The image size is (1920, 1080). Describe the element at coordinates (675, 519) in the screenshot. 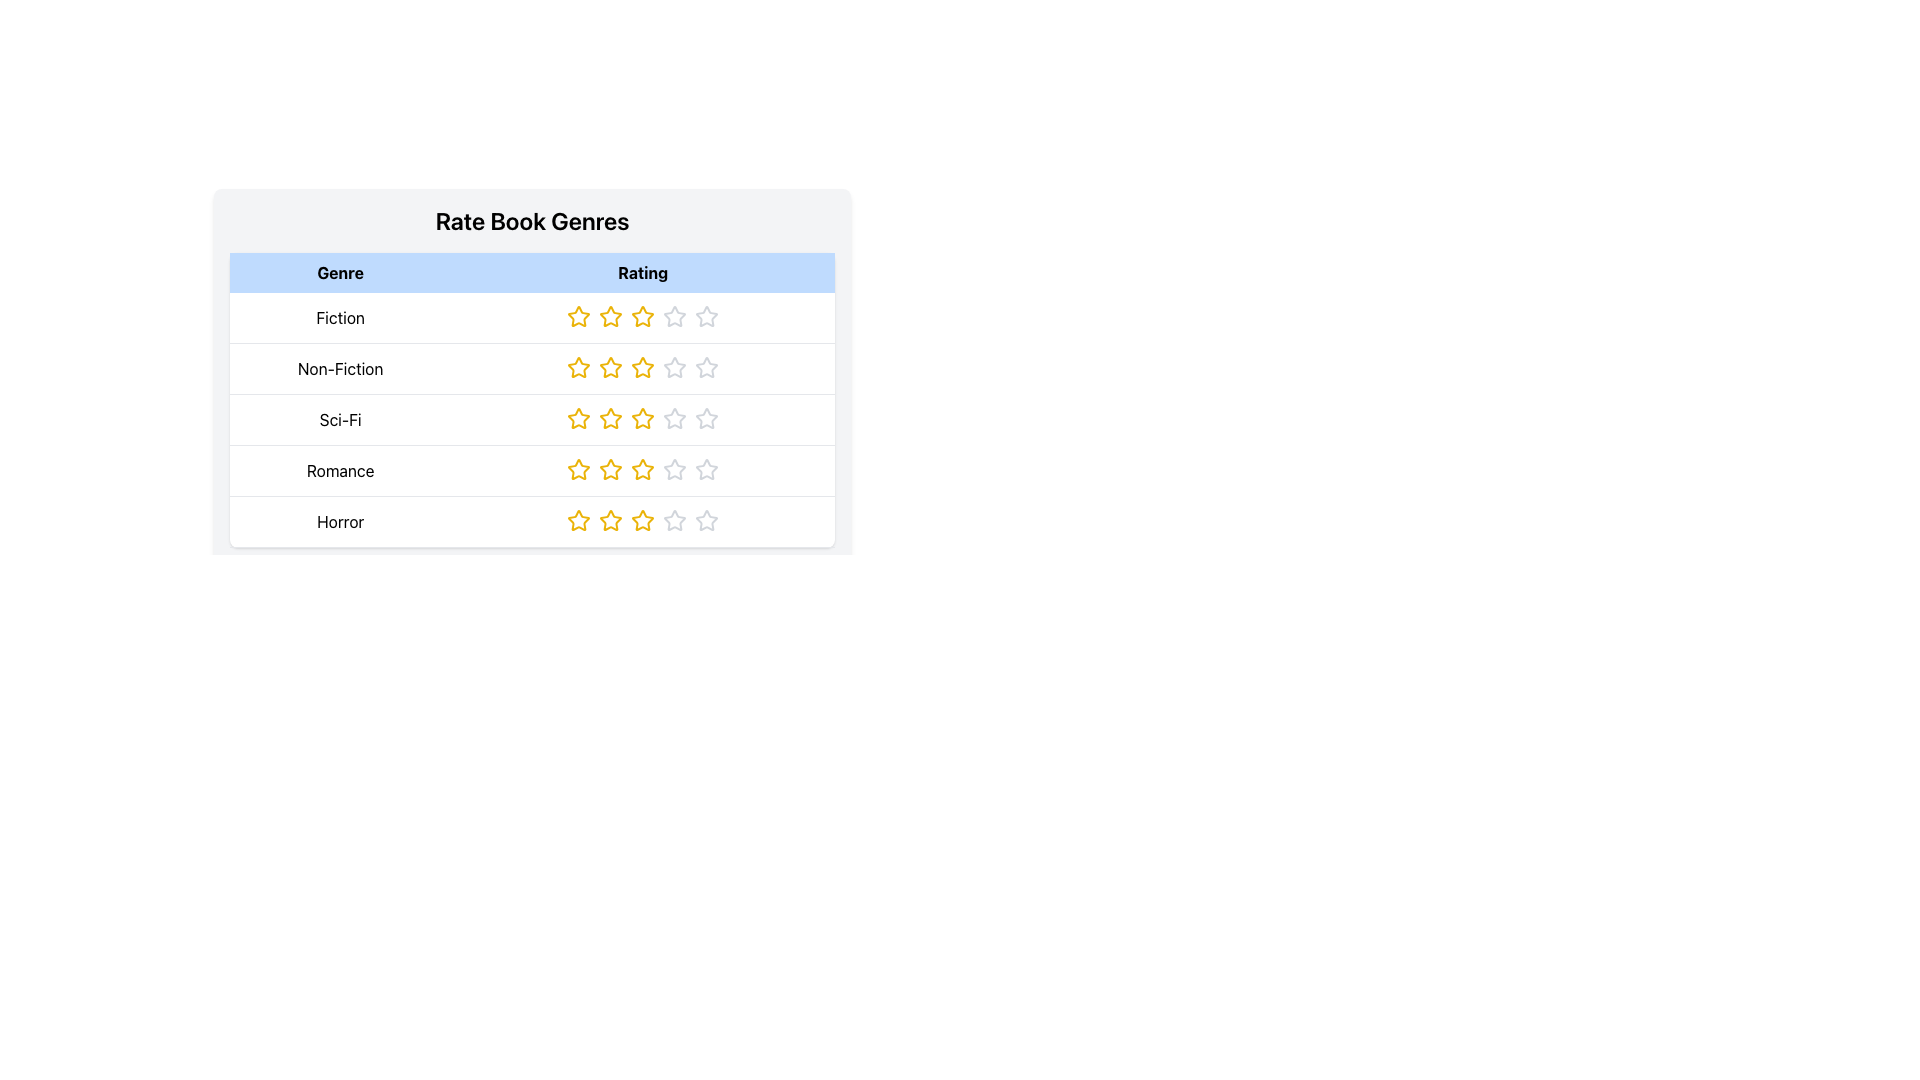

I see `the fourth star in the star rating component for the 'Horror' genre to provide a rating` at that location.